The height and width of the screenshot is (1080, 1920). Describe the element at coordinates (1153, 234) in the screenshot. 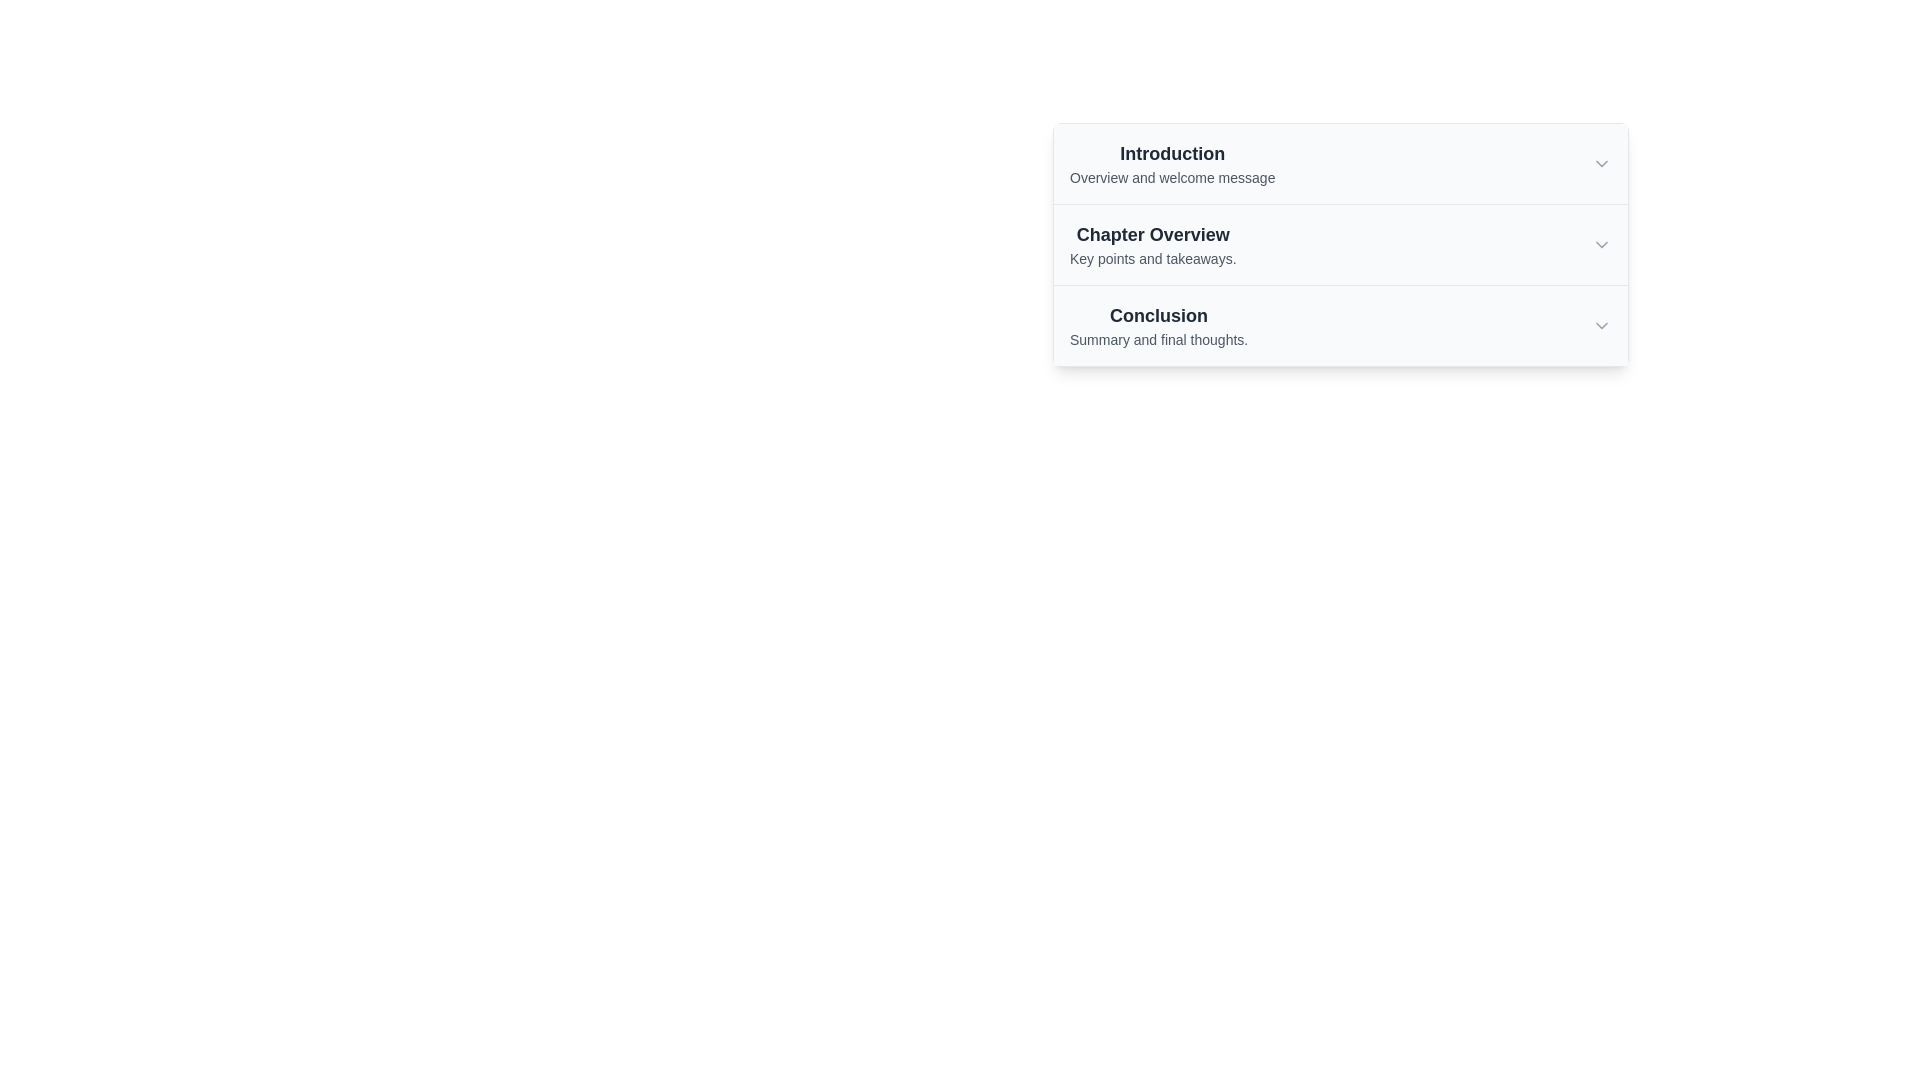

I see `information from the 'Chapter Overview' text label, which is styled in bold and large black font, located in the middle section of a dropdown list on the right-hand side of the interface` at that location.